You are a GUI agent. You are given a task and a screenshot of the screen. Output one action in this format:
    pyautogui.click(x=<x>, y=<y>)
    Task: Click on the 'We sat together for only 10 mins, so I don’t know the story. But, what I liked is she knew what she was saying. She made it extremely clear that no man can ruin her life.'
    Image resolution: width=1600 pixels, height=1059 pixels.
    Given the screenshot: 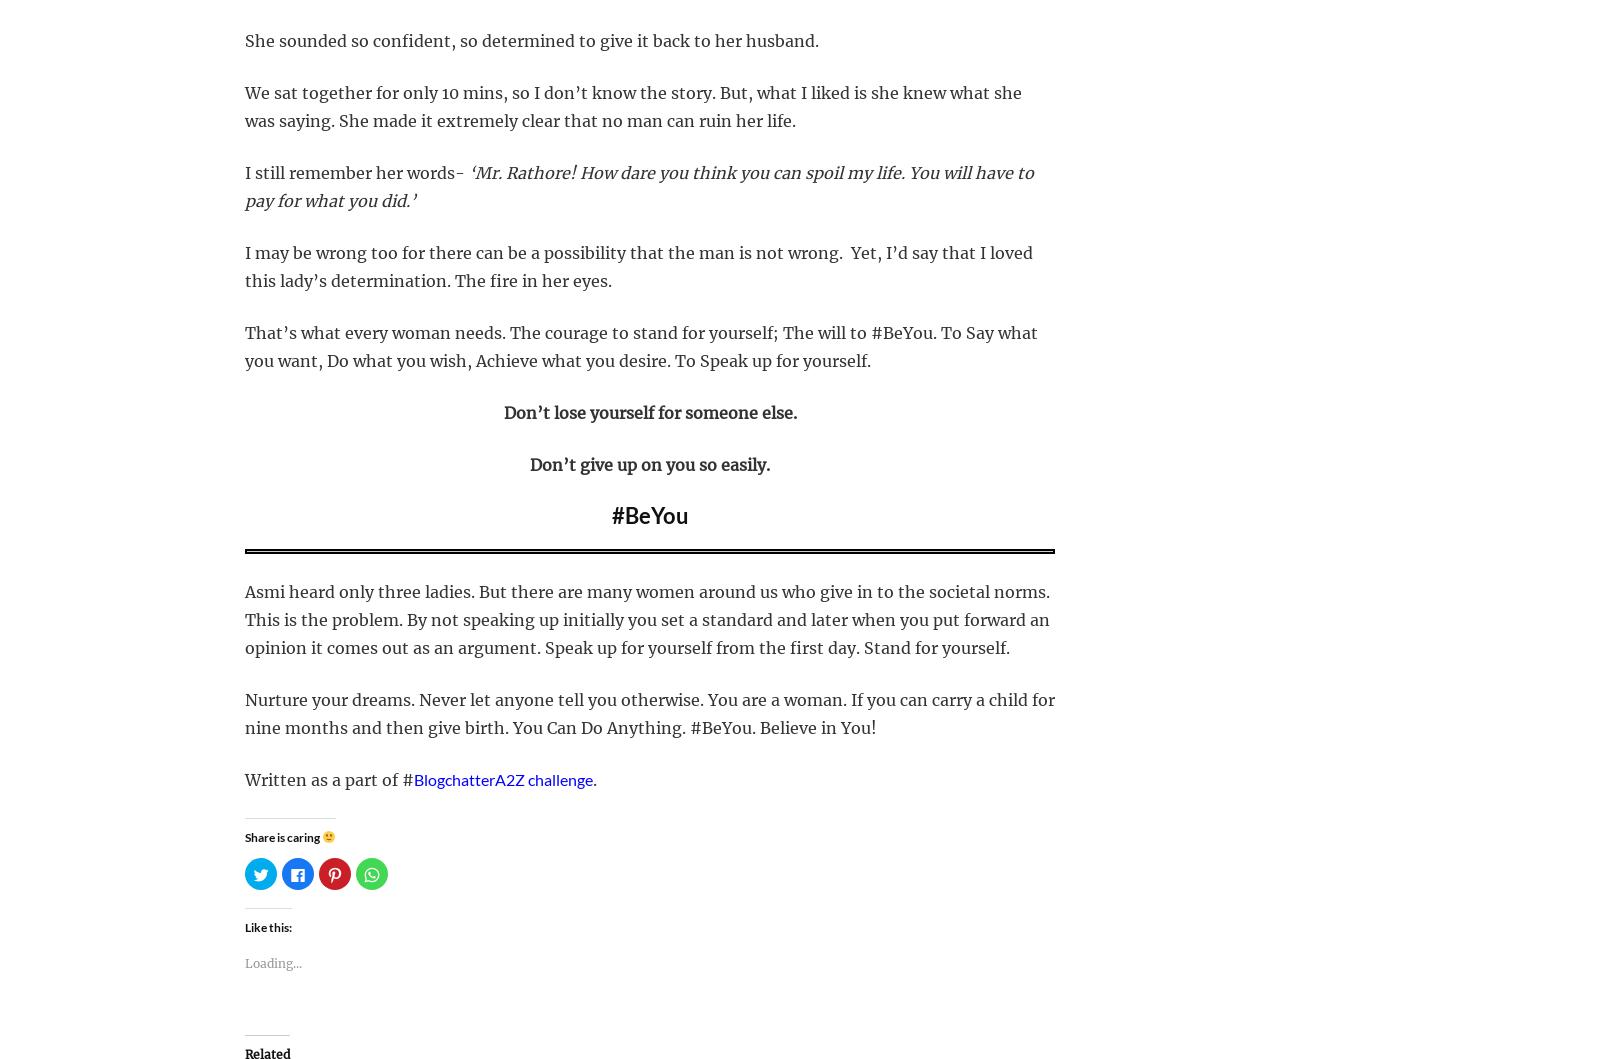 What is the action you would take?
    pyautogui.click(x=244, y=106)
    